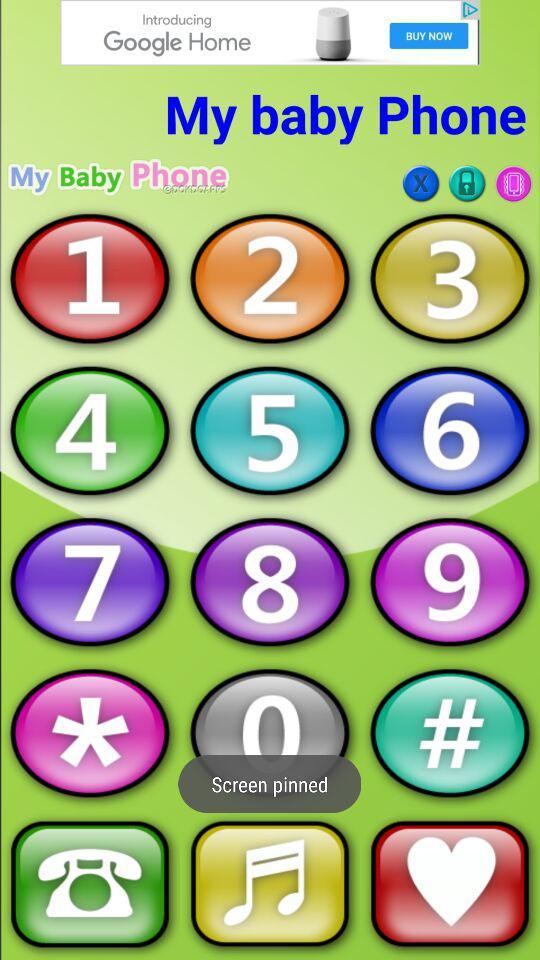  What do you see at coordinates (270, 31) in the screenshot?
I see `google home` at bounding box center [270, 31].